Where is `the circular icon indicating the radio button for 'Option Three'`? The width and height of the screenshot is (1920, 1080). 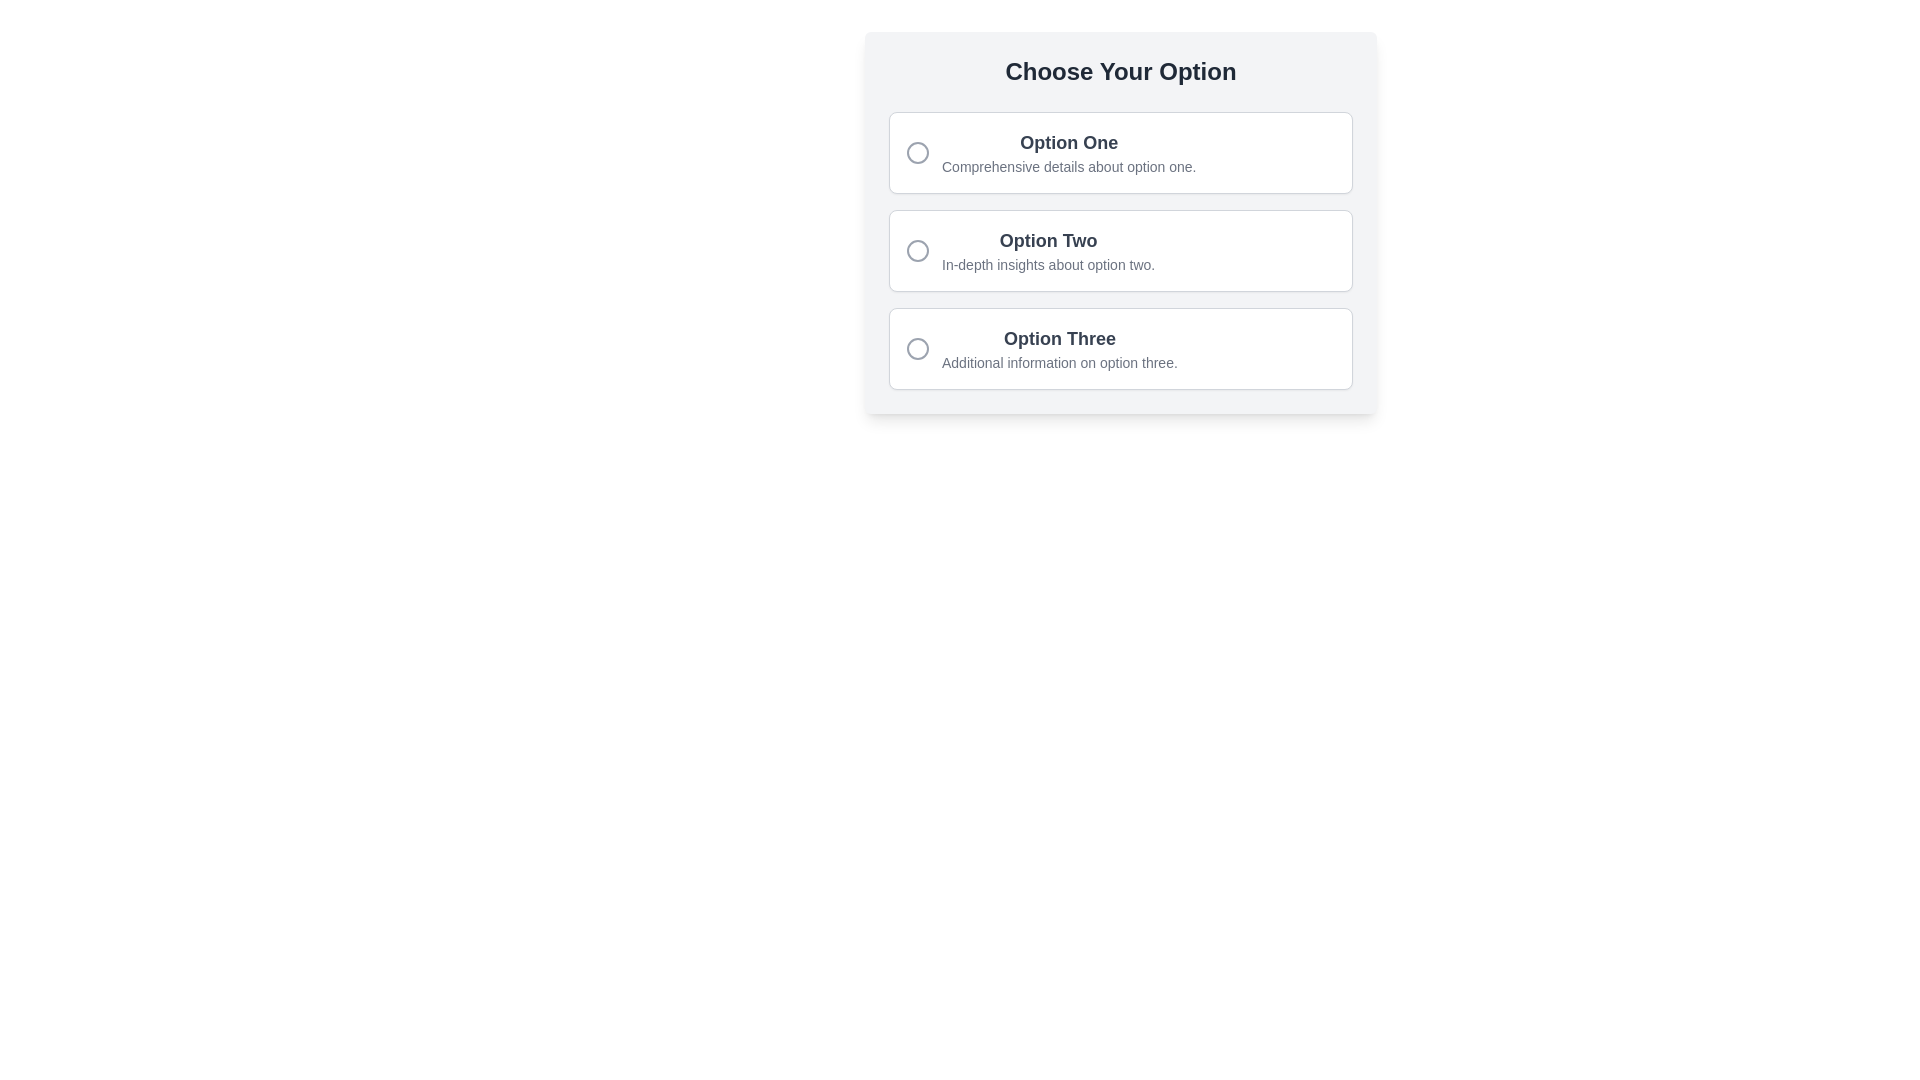 the circular icon indicating the radio button for 'Option Three' is located at coordinates (916, 347).